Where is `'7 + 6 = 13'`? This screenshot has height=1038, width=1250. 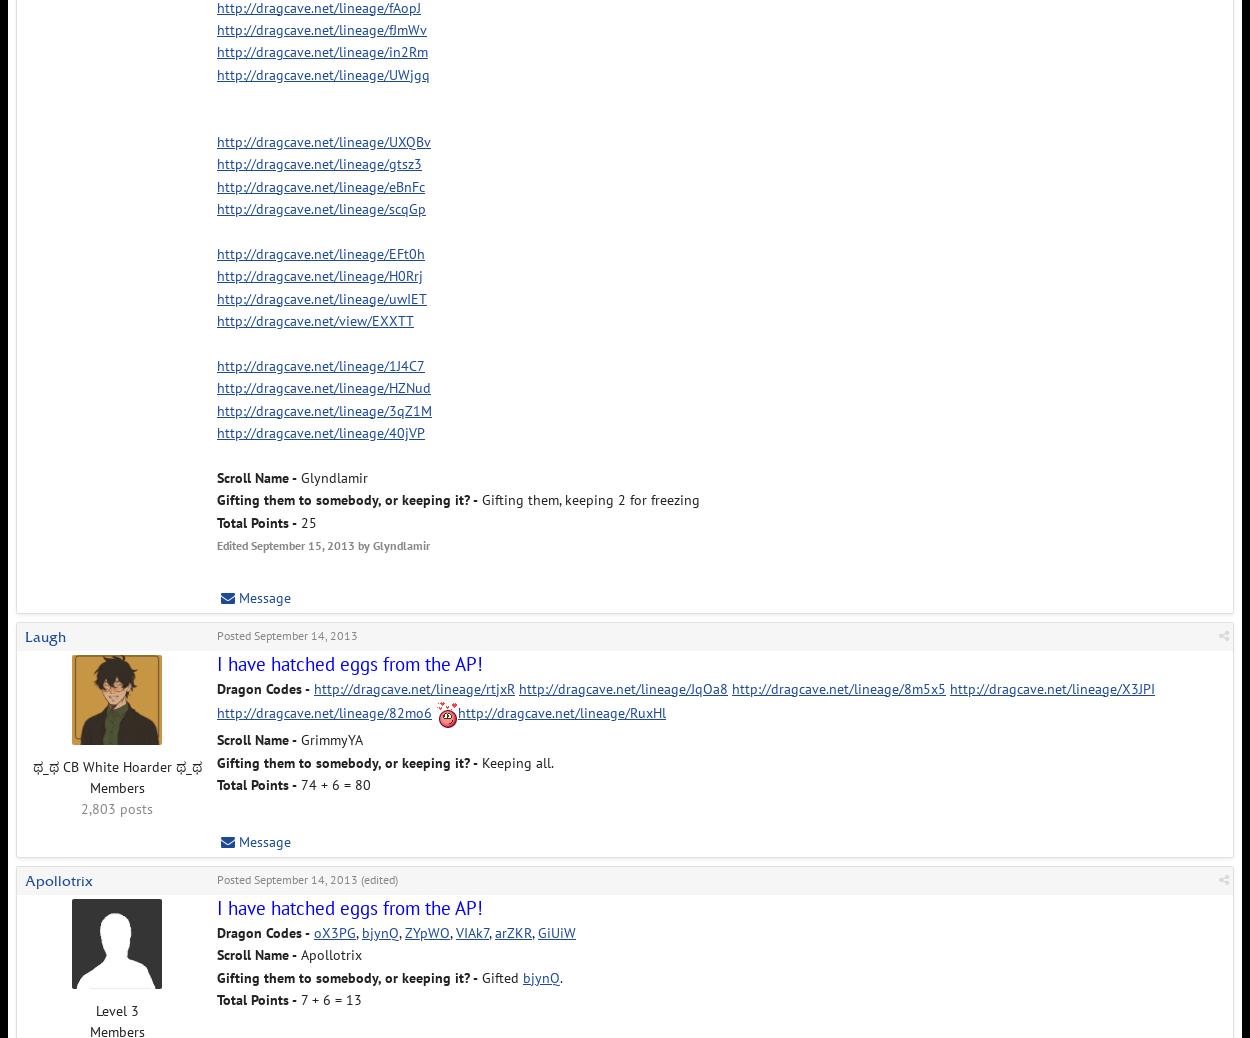 '7 + 6 = 13' is located at coordinates (328, 998).